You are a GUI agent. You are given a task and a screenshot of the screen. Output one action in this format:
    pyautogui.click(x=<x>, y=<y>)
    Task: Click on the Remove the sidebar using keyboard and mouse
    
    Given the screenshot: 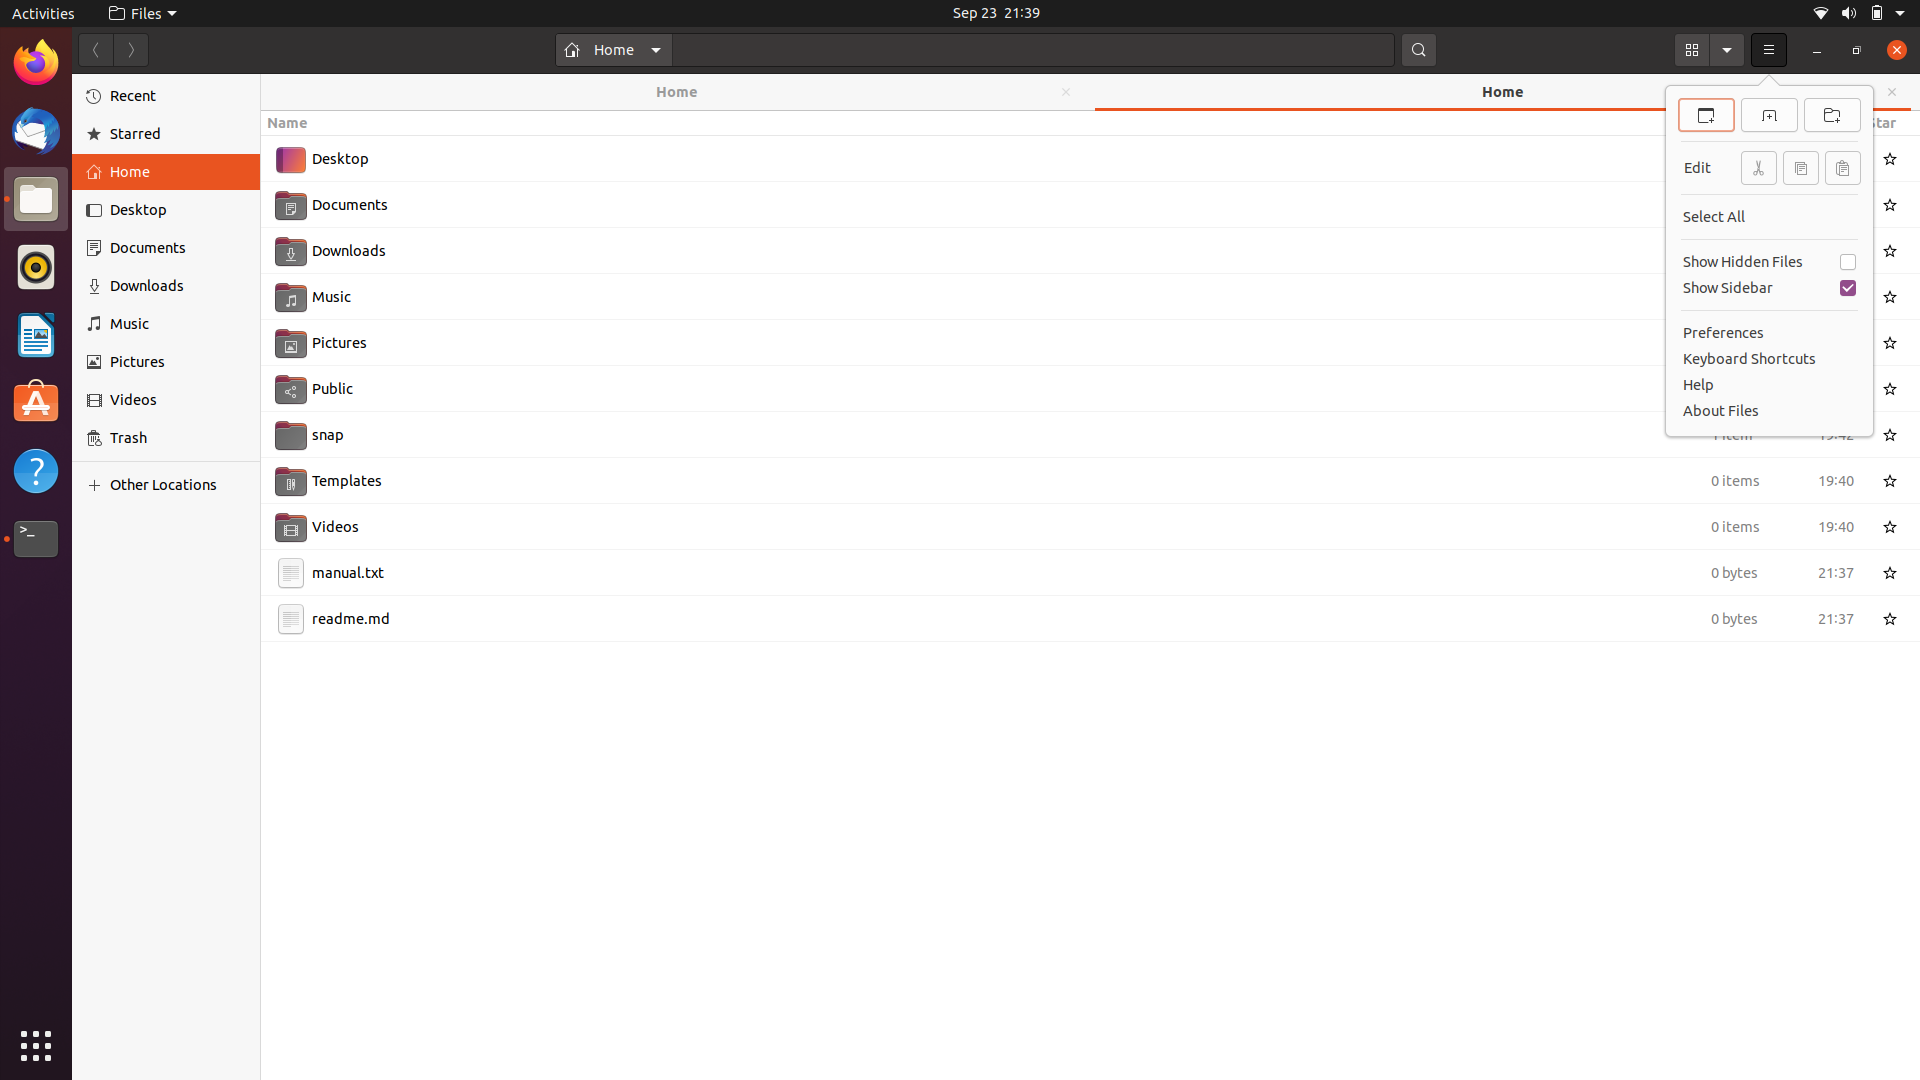 What is the action you would take?
    pyautogui.click(x=1767, y=289)
    